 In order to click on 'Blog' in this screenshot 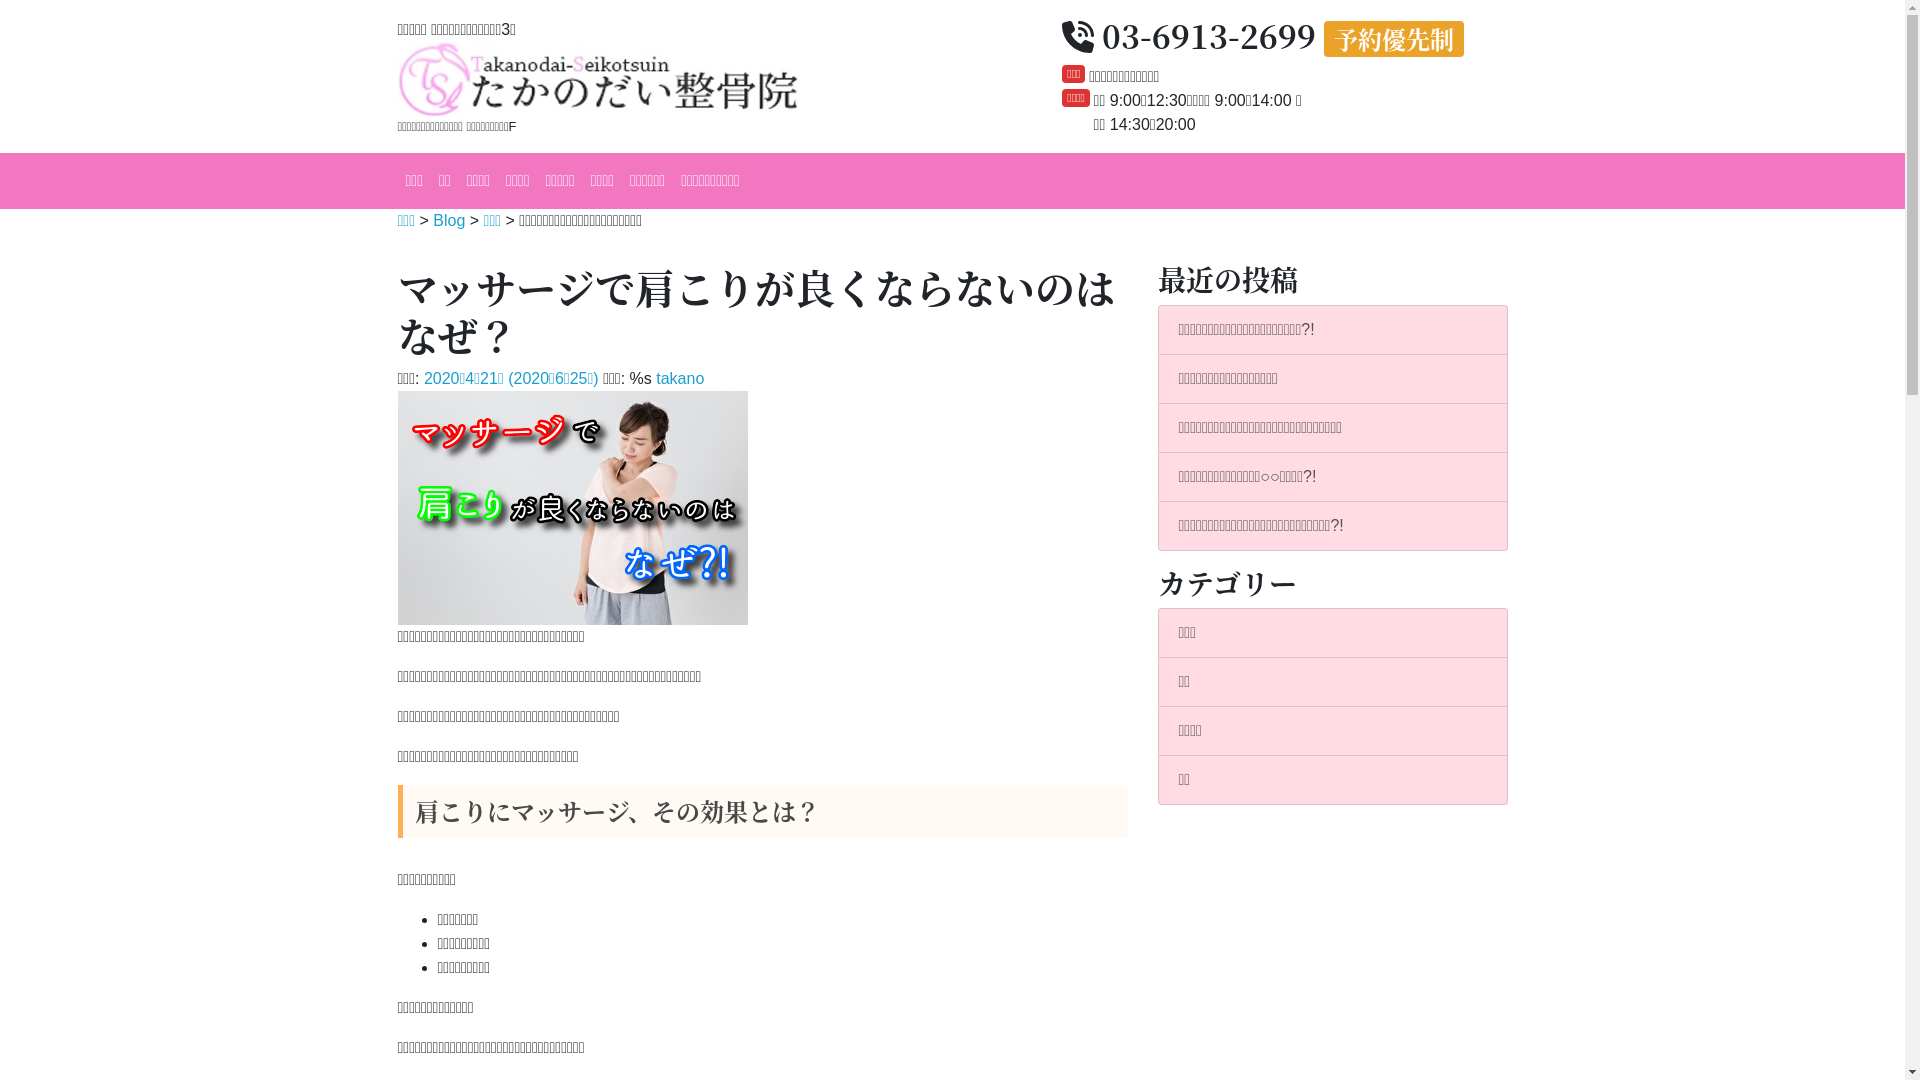, I will do `click(448, 220)`.